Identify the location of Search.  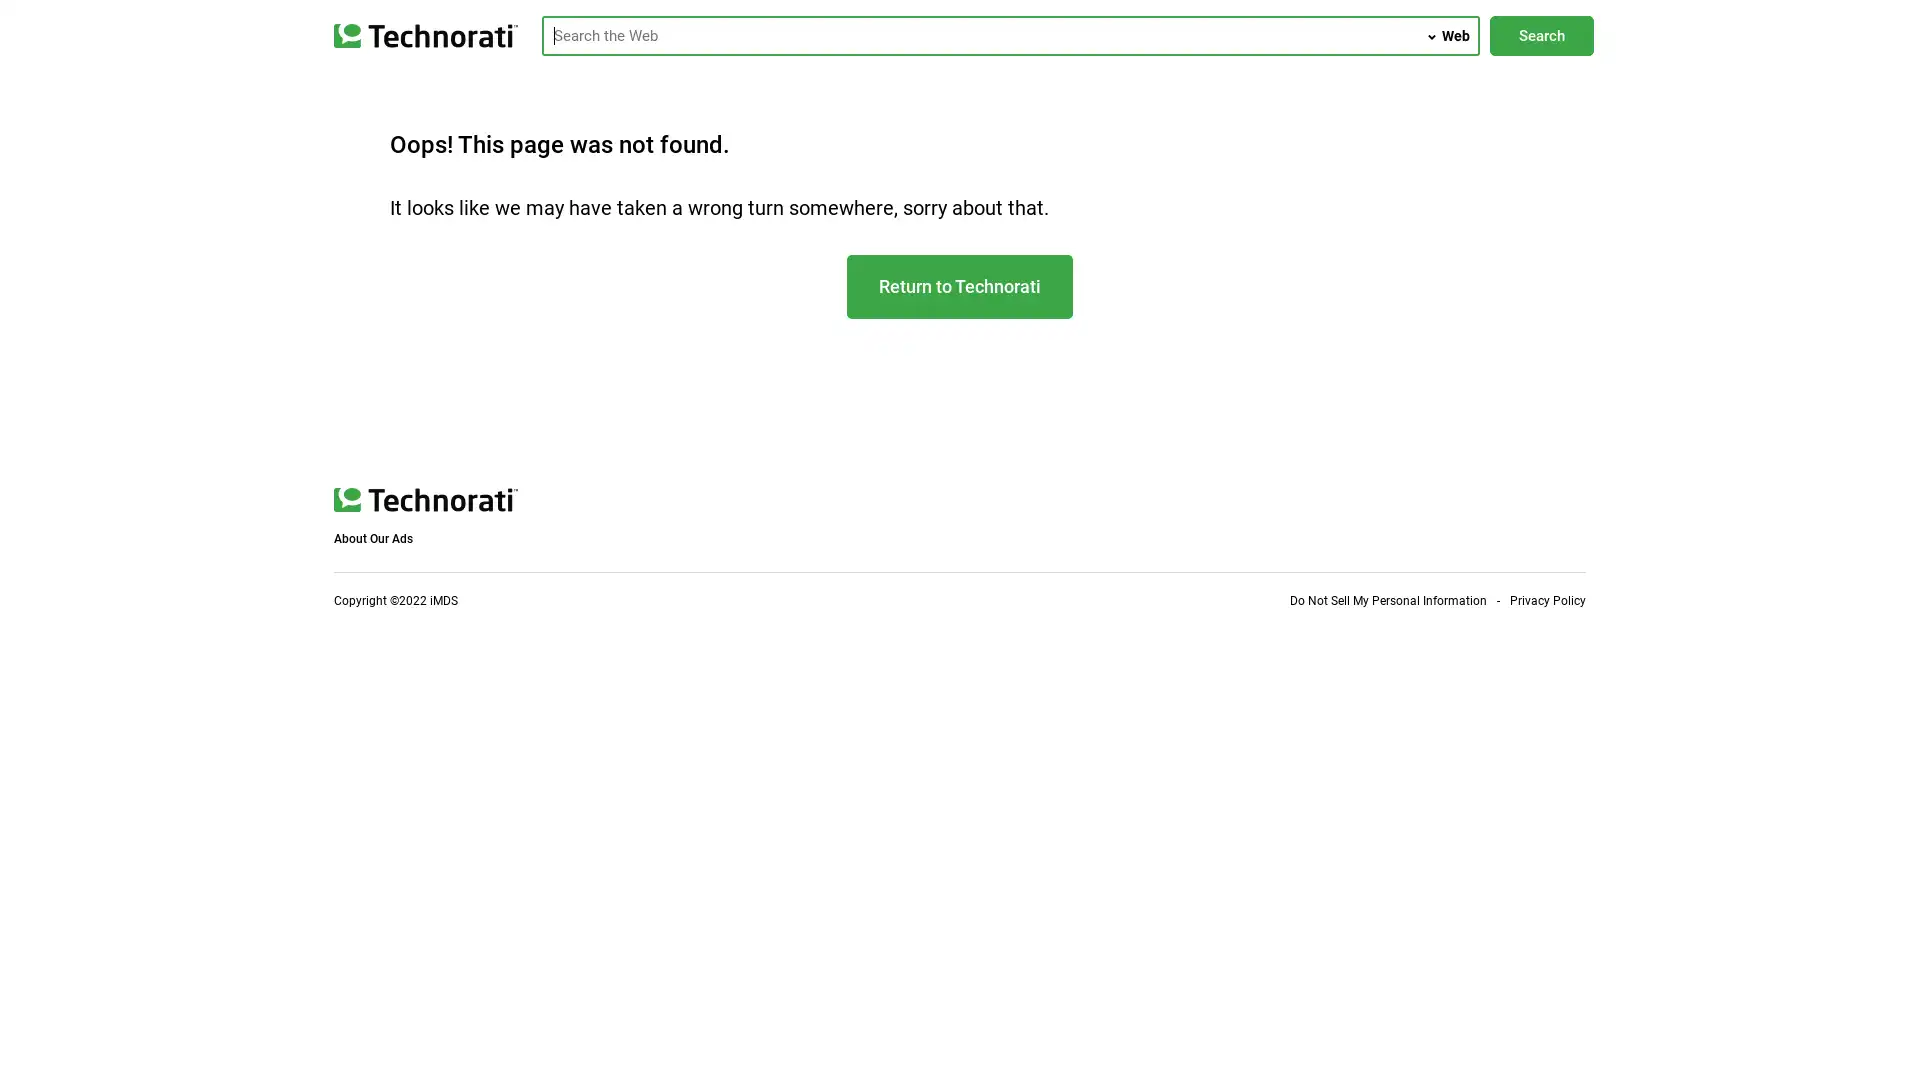
(1540, 35).